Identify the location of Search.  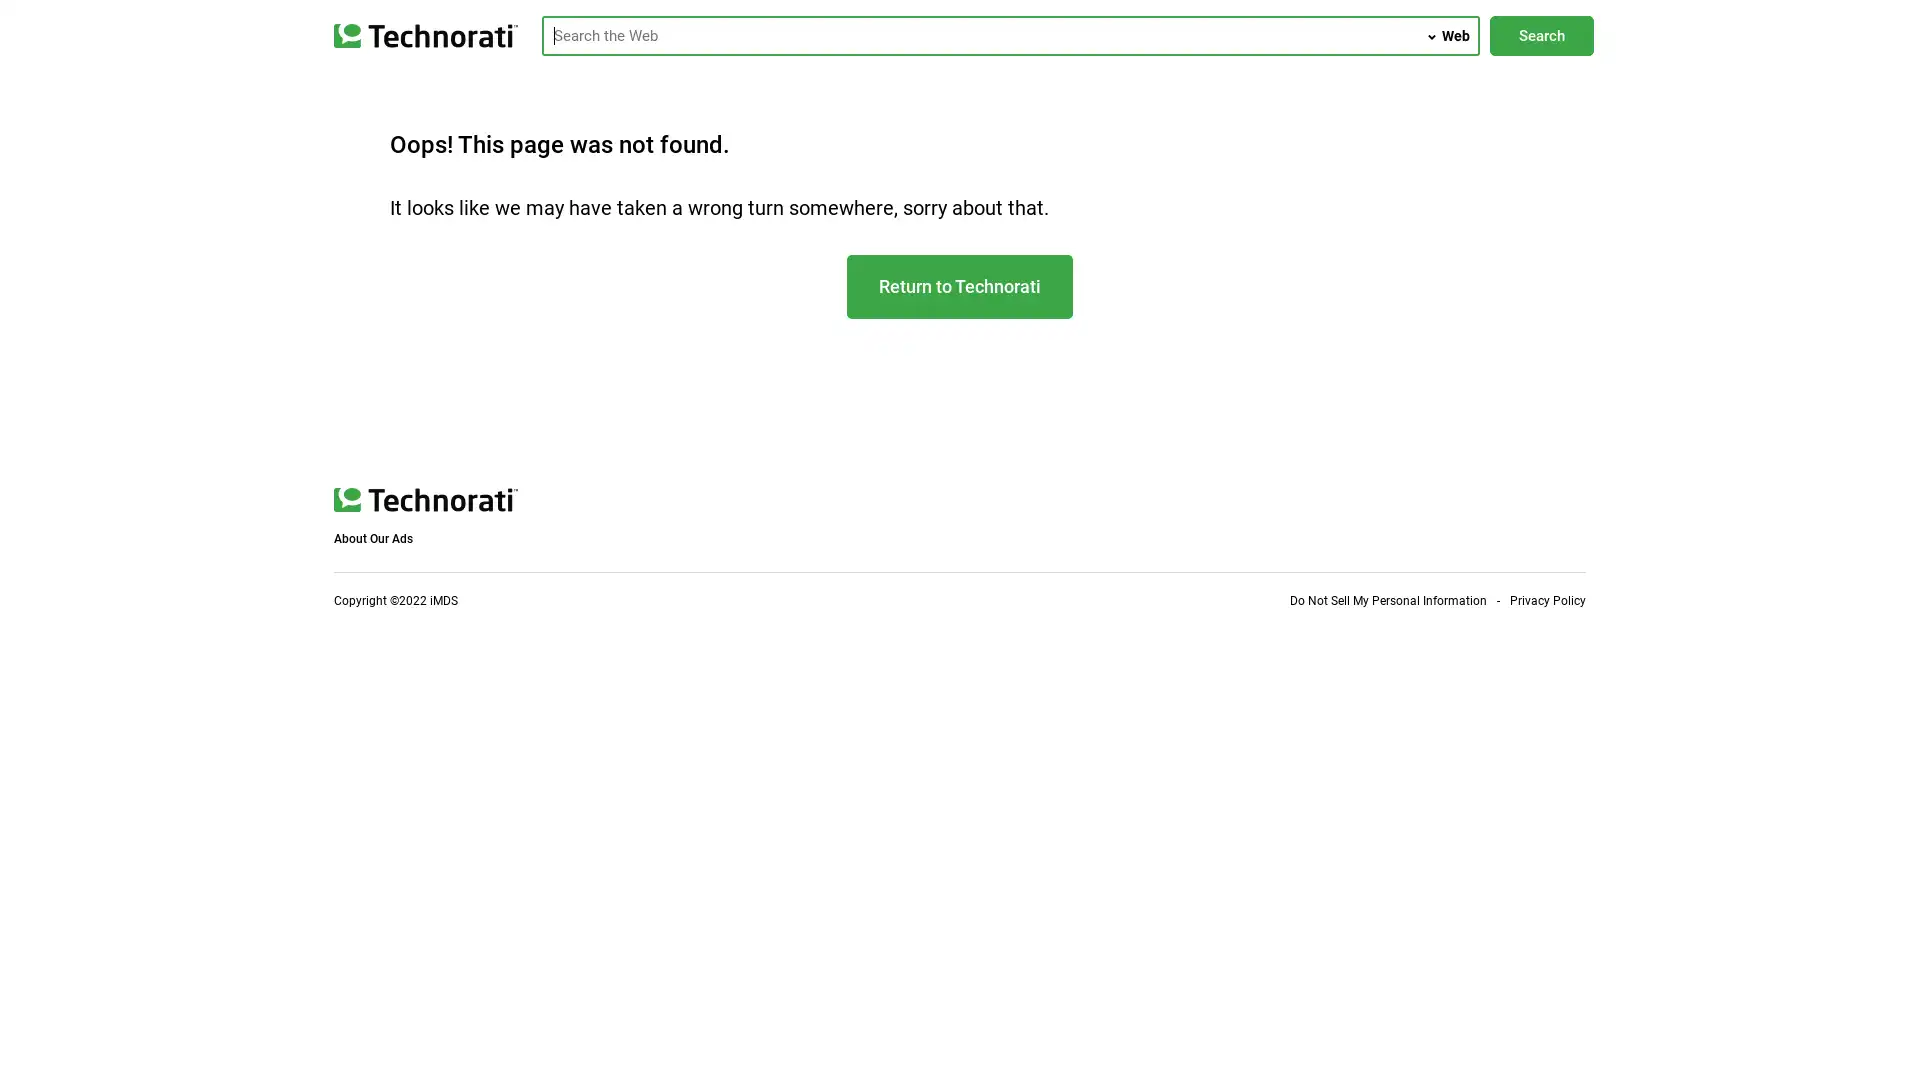
(1540, 35).